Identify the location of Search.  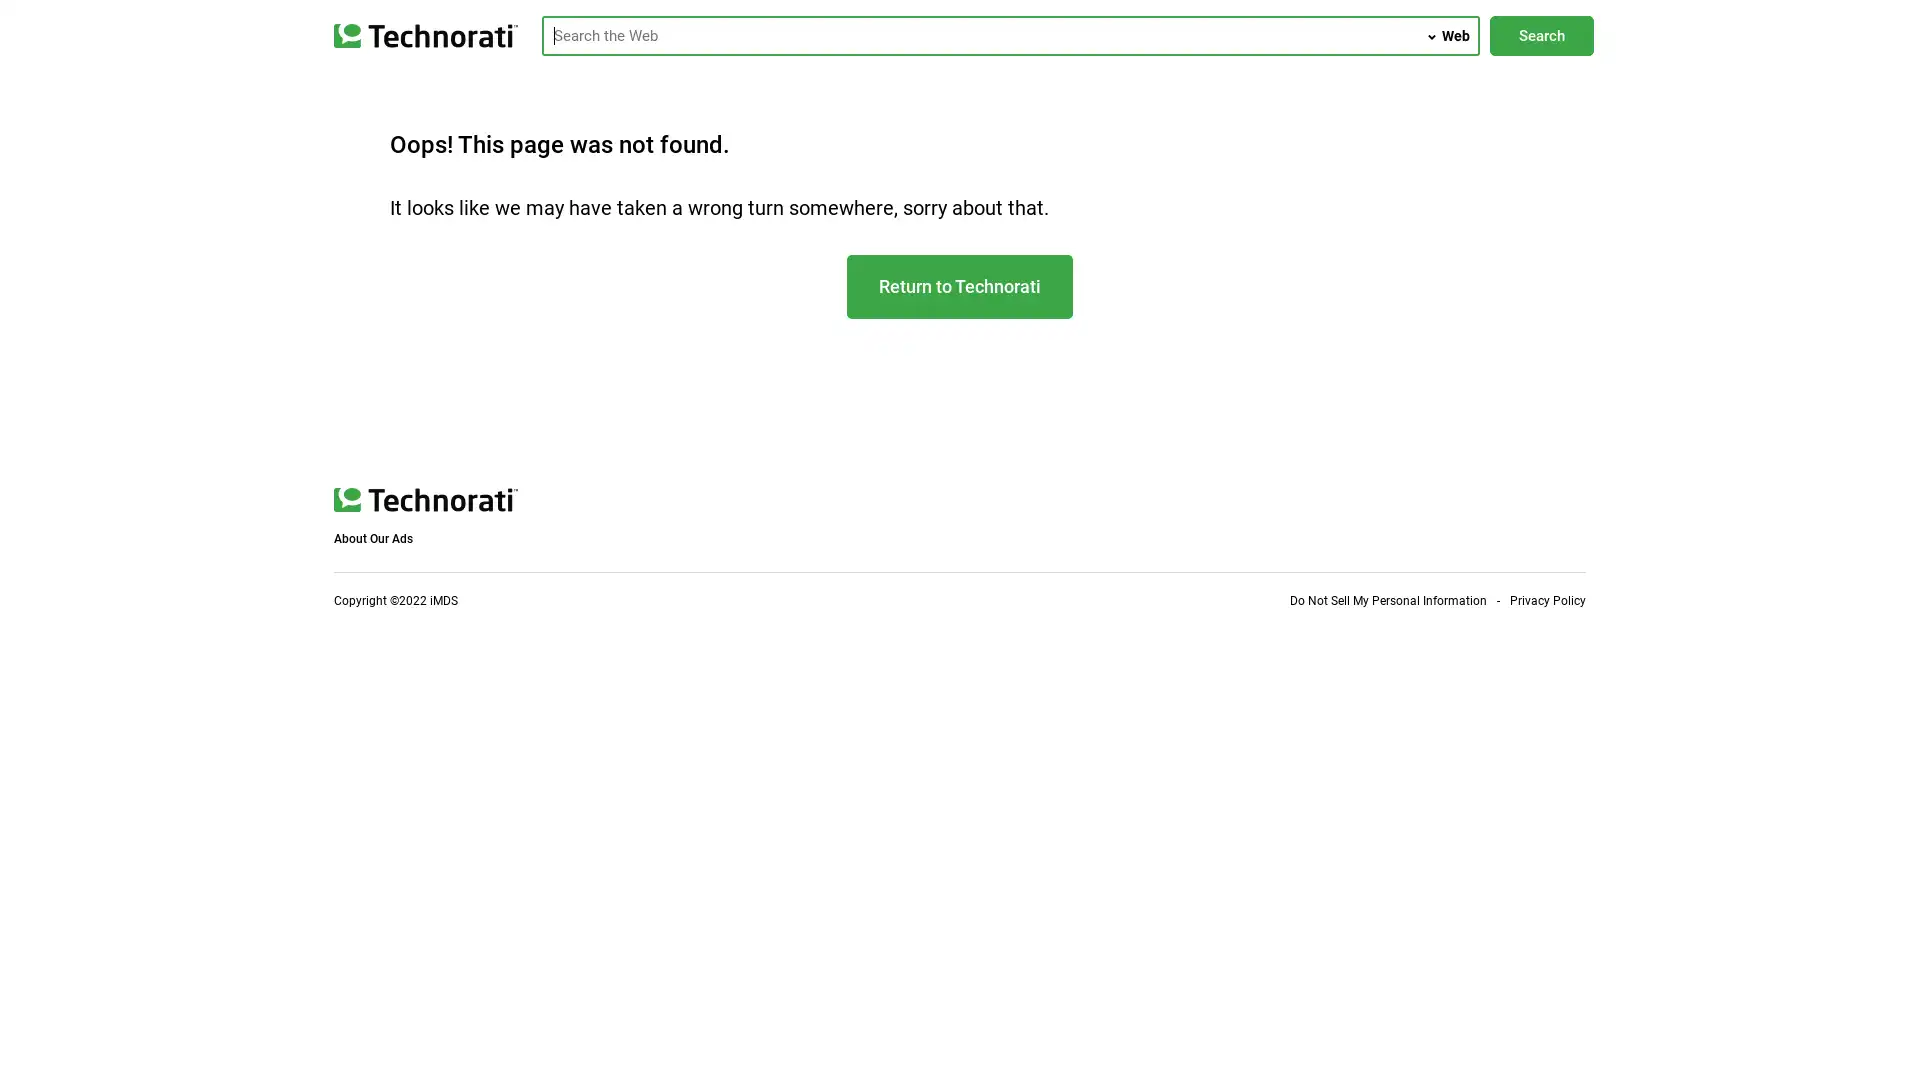
(1540, 35).